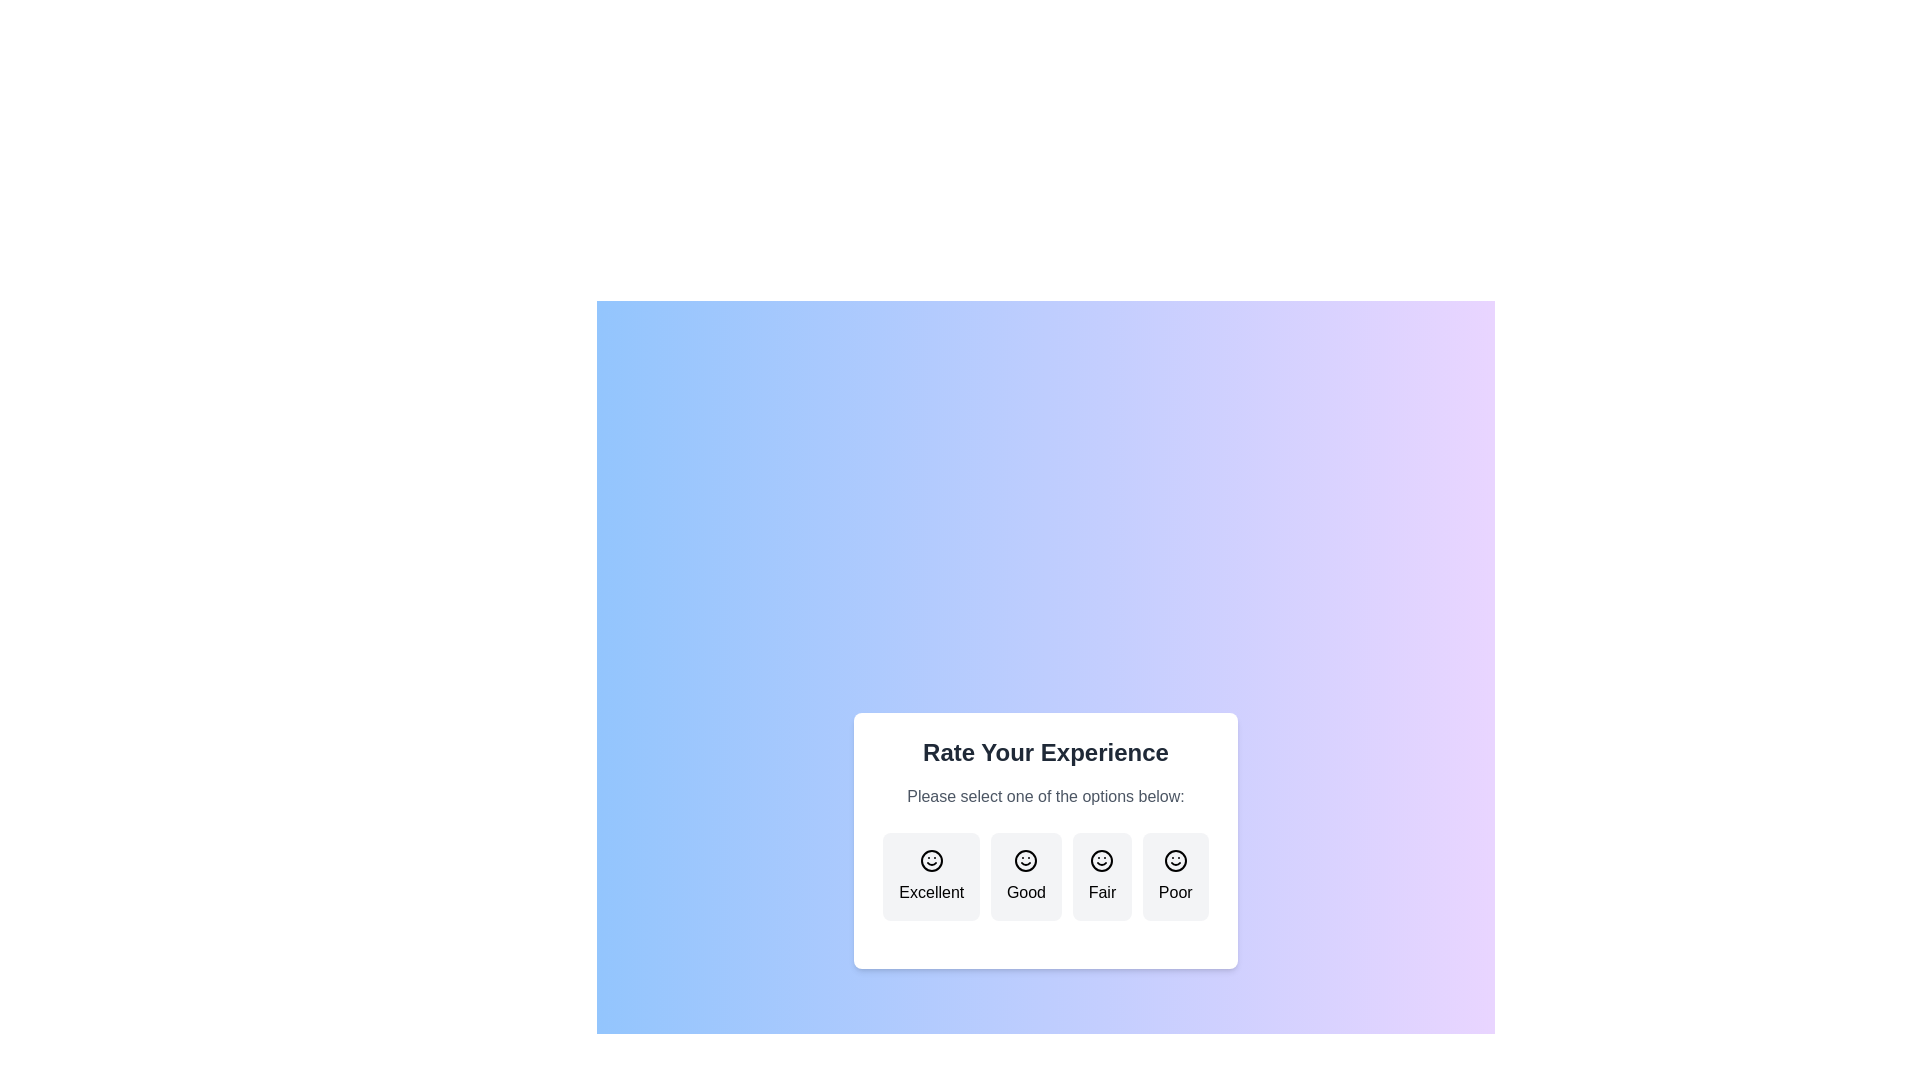  Describe the element at coordinates (1026, 859) in the screenshot. I see `the circular outline of the smiley icon representing the 'Good' rating choice, which is the second icon from the left in a group of four options` at that location.